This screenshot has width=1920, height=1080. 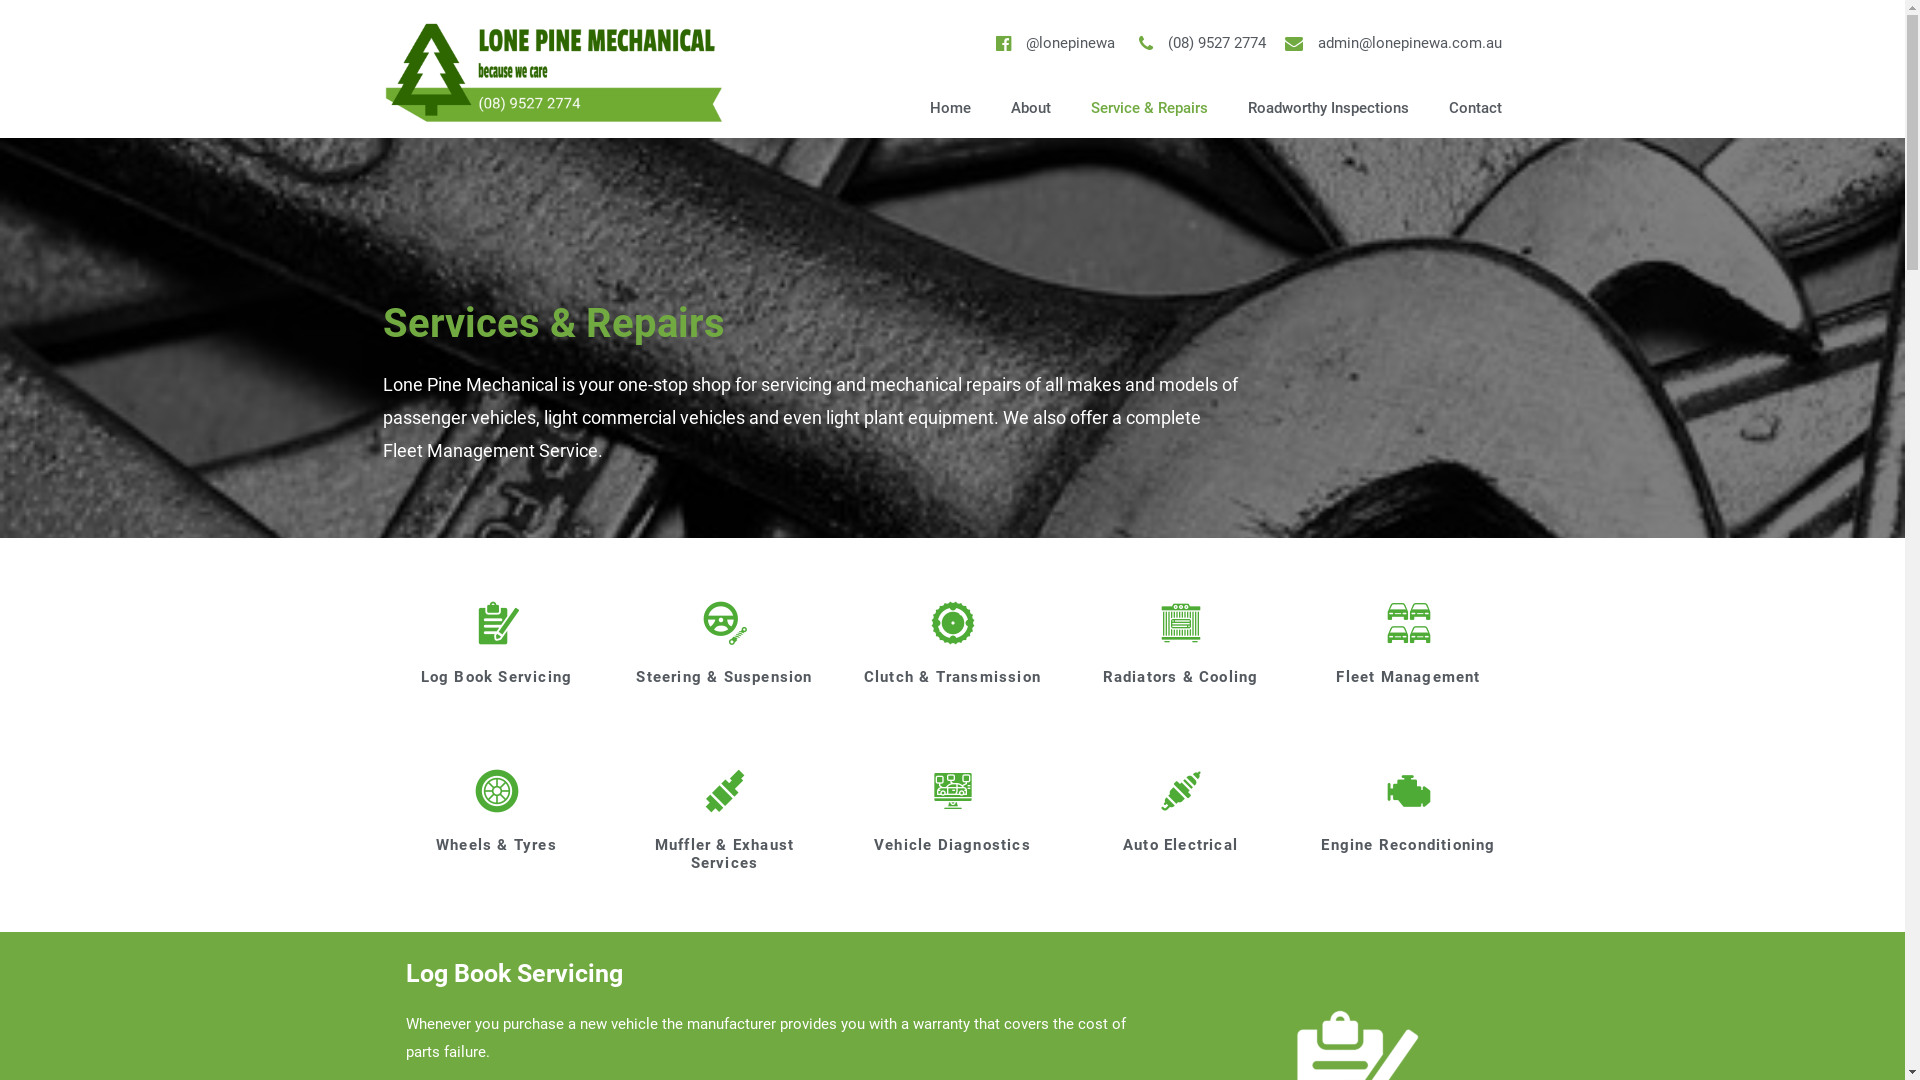 I want to click on 'About', so click(x=990, y=108).